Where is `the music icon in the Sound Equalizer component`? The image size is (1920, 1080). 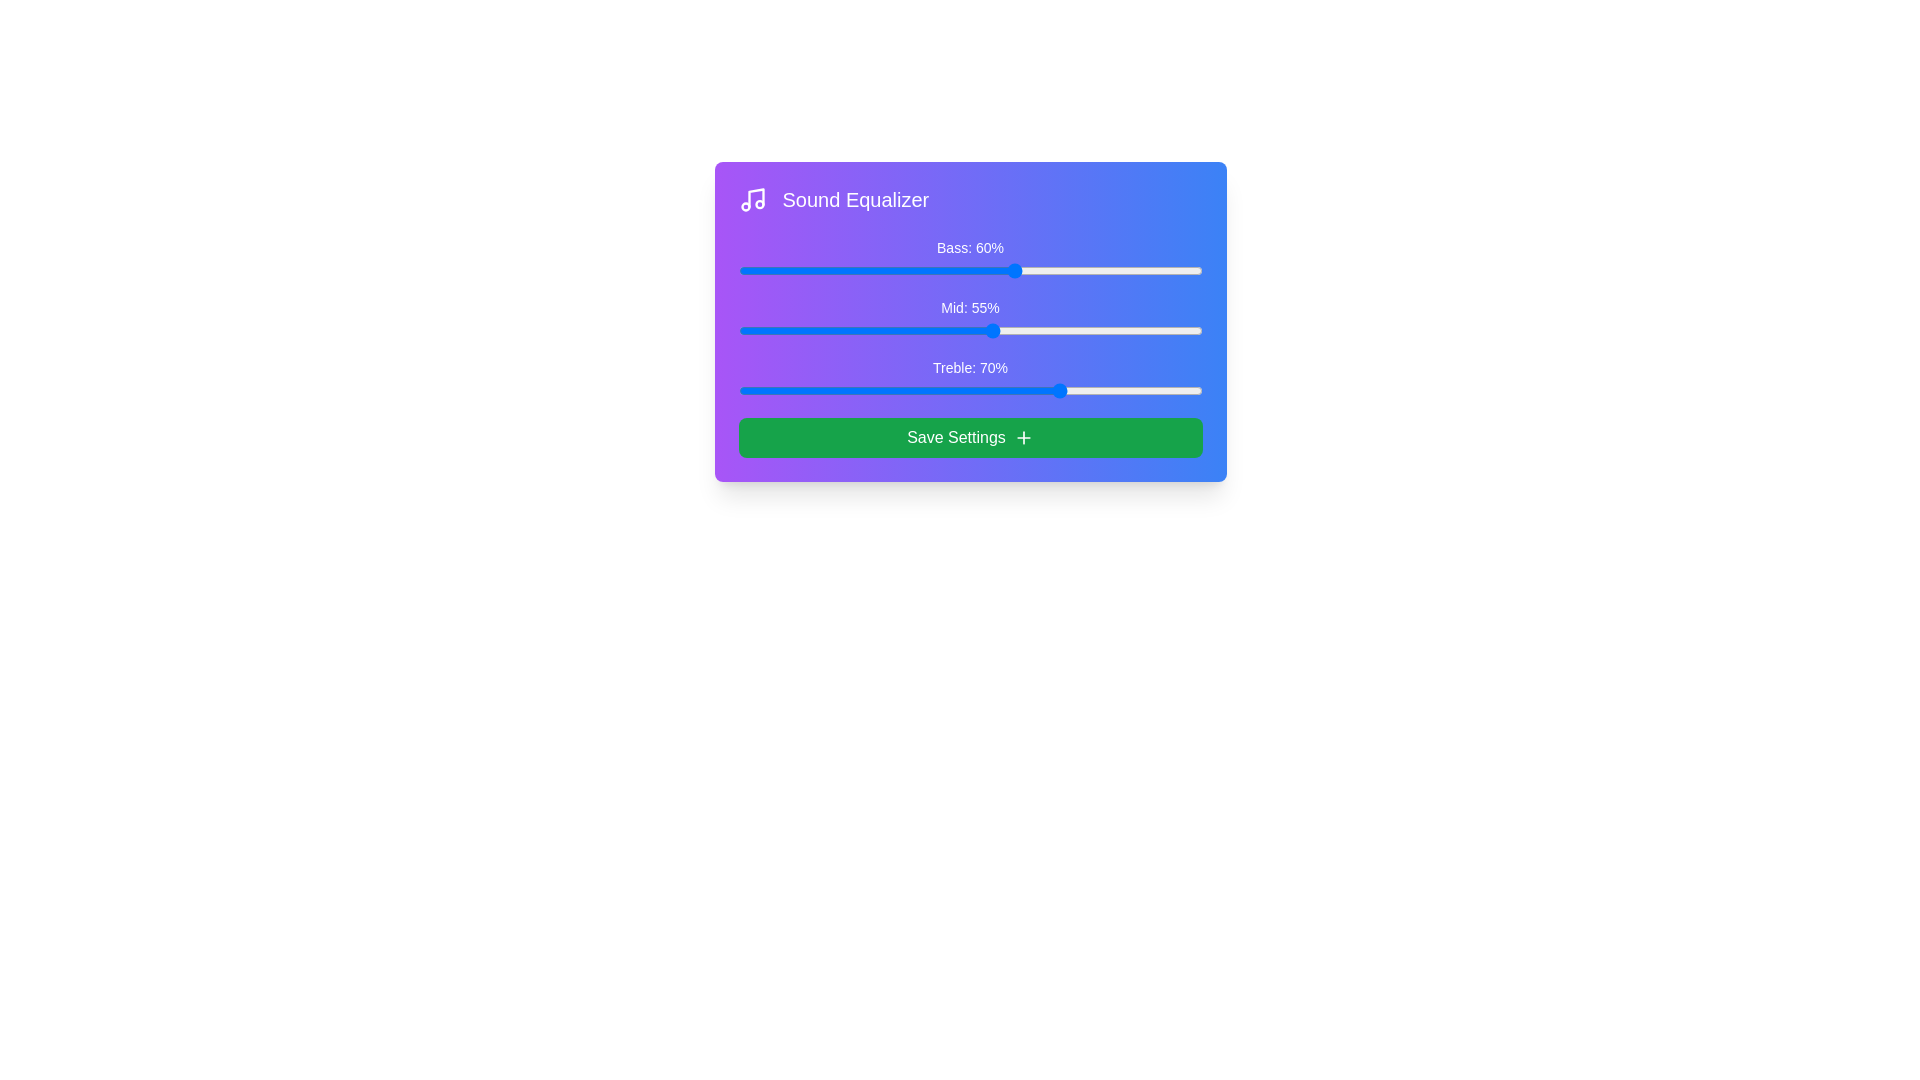
the music icon in the Sound Equalizer component is located at coordinates (751, 200).